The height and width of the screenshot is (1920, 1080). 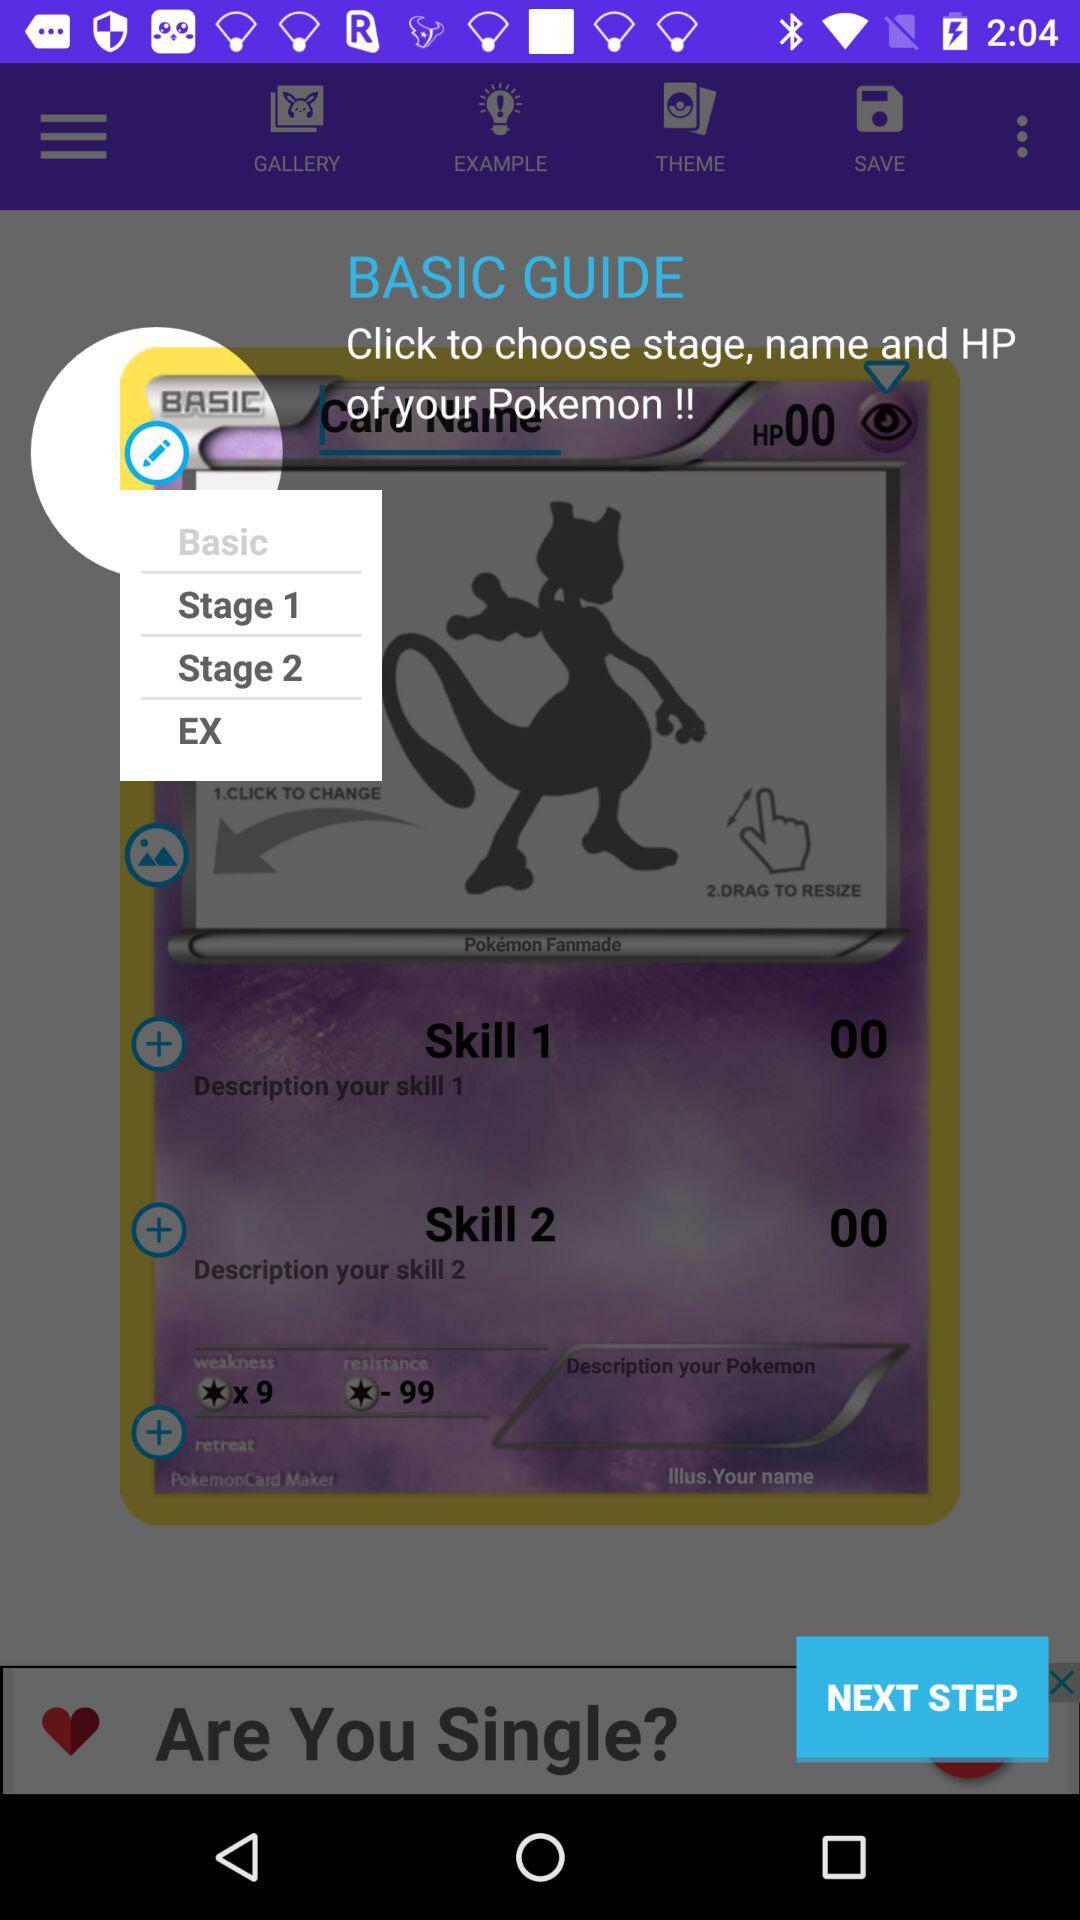 I want to click on the expand_more icon, so click(x=885, y=377).